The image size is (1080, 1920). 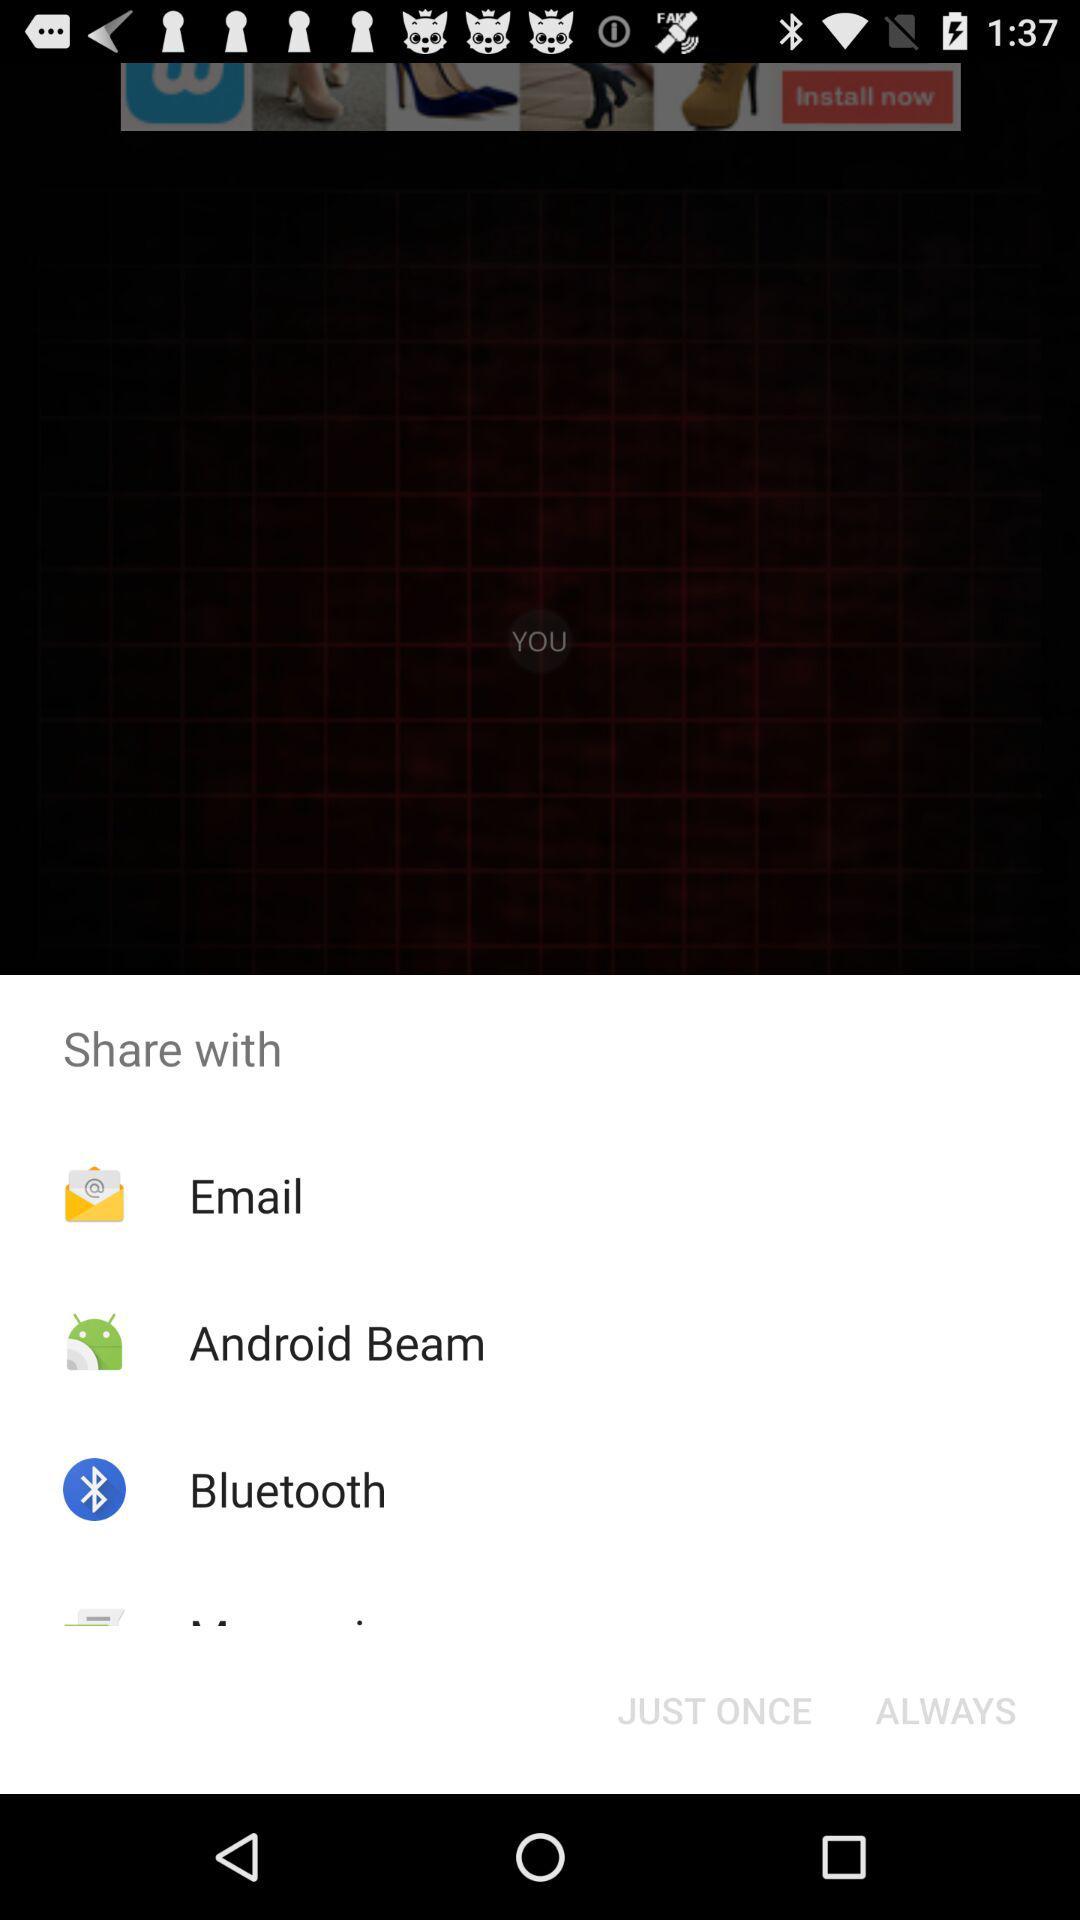 What do you see at coordinates (713, 1708) in the screenshot?
I see `item next to the always item` at bounding box center [713, 1708].